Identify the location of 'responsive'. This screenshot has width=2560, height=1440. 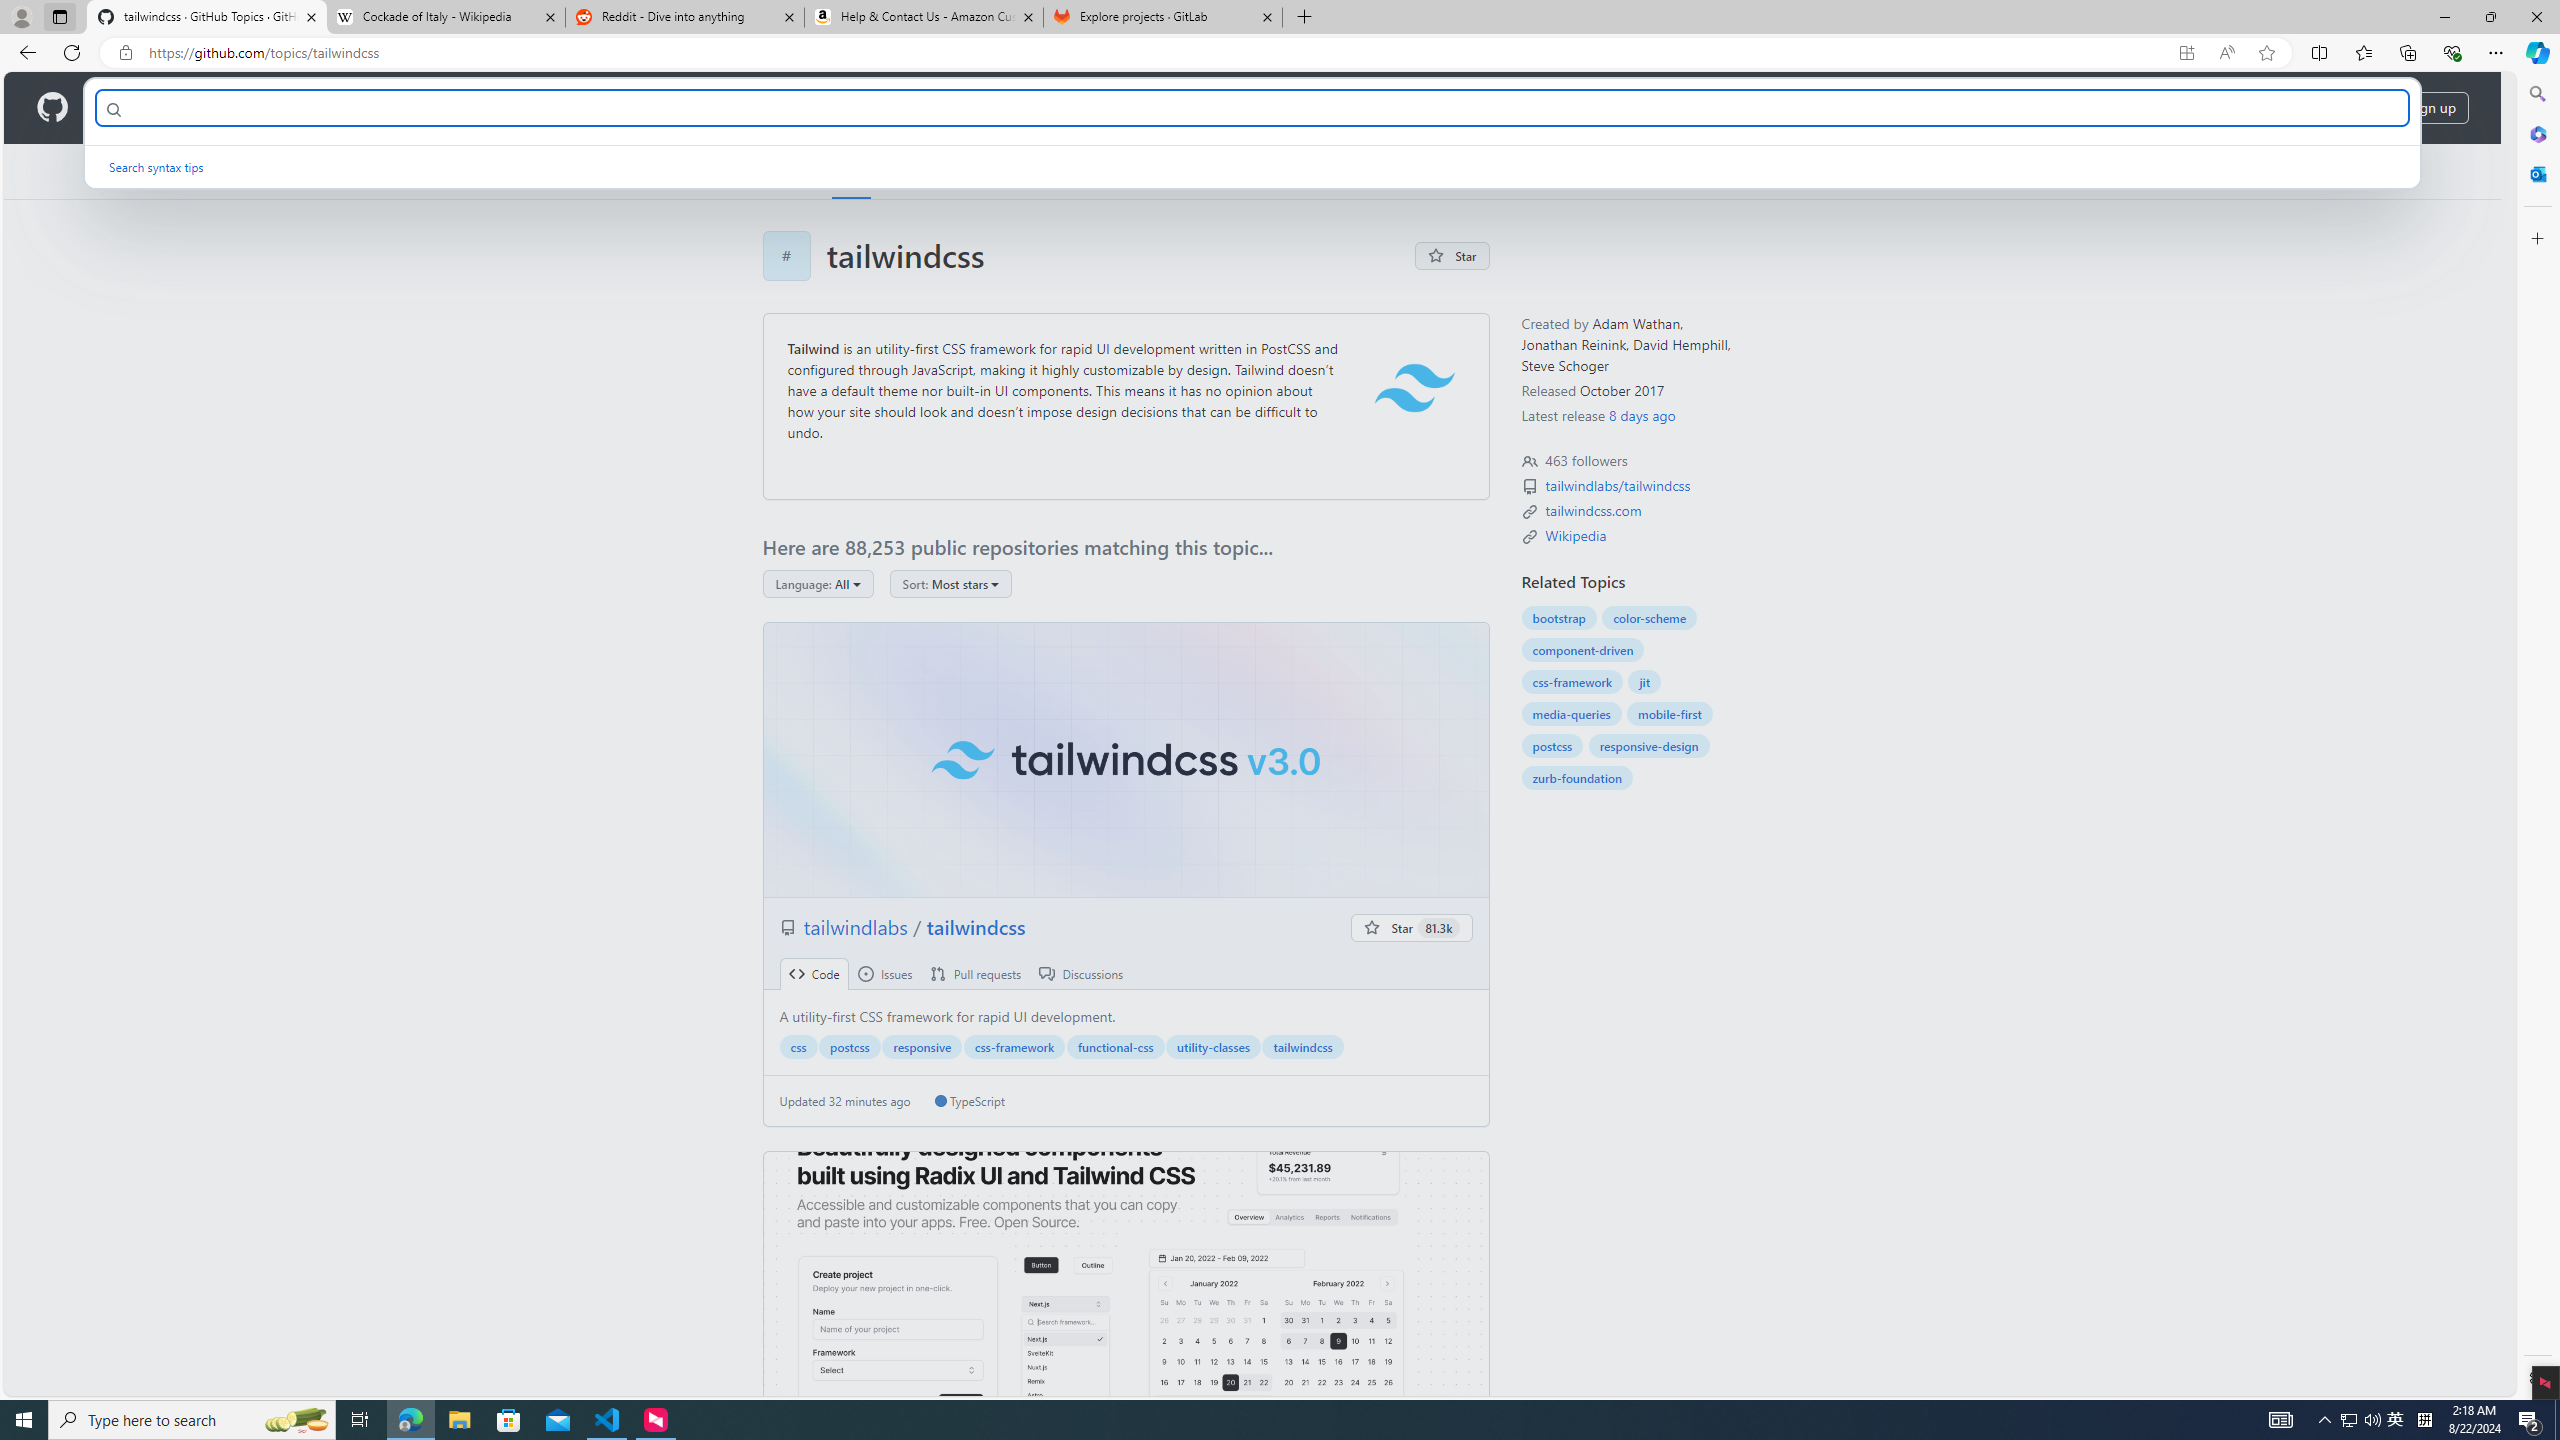
(921, 1045).